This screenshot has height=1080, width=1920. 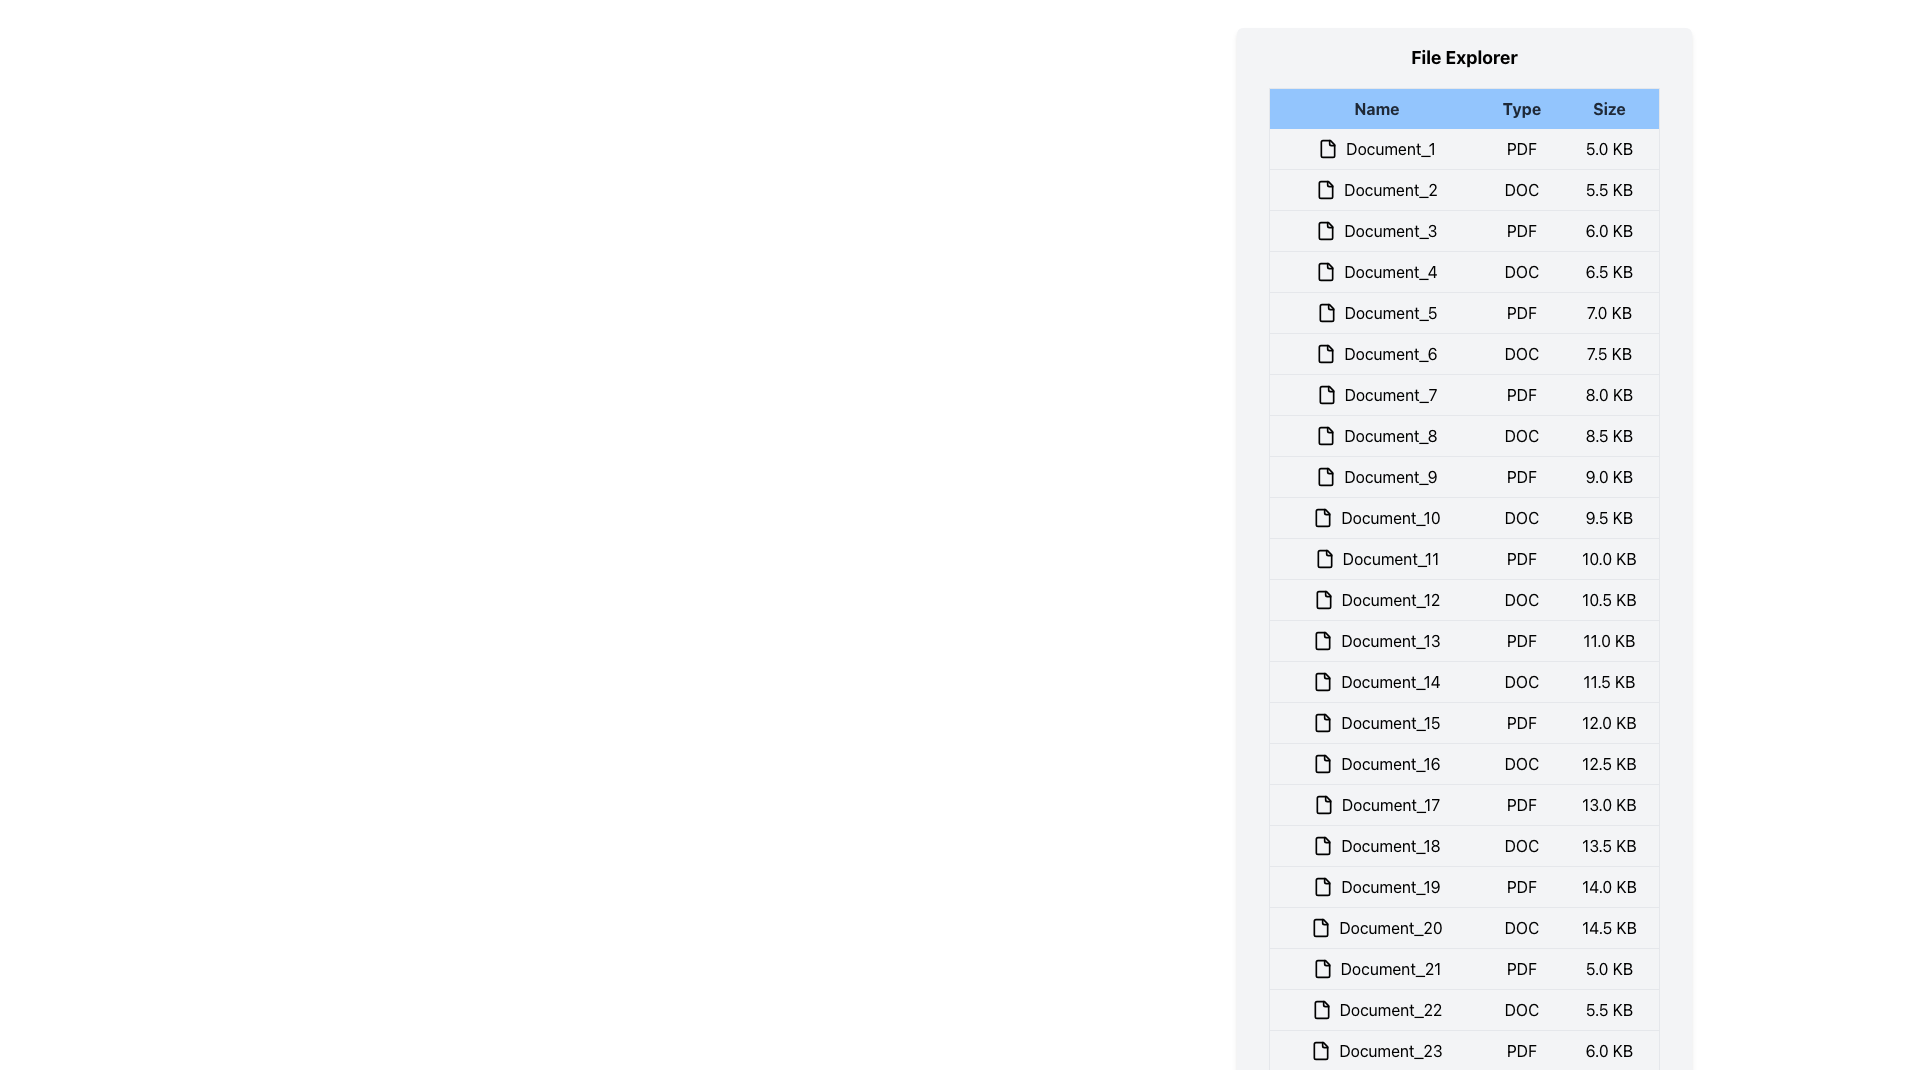 What do you see at coordinates (1321, 1010) in the screenshot?
I see `the small monochrome document icon located to the left of the text 'Document_22' in the file listing interface` at bounding box center [1321, 1010].